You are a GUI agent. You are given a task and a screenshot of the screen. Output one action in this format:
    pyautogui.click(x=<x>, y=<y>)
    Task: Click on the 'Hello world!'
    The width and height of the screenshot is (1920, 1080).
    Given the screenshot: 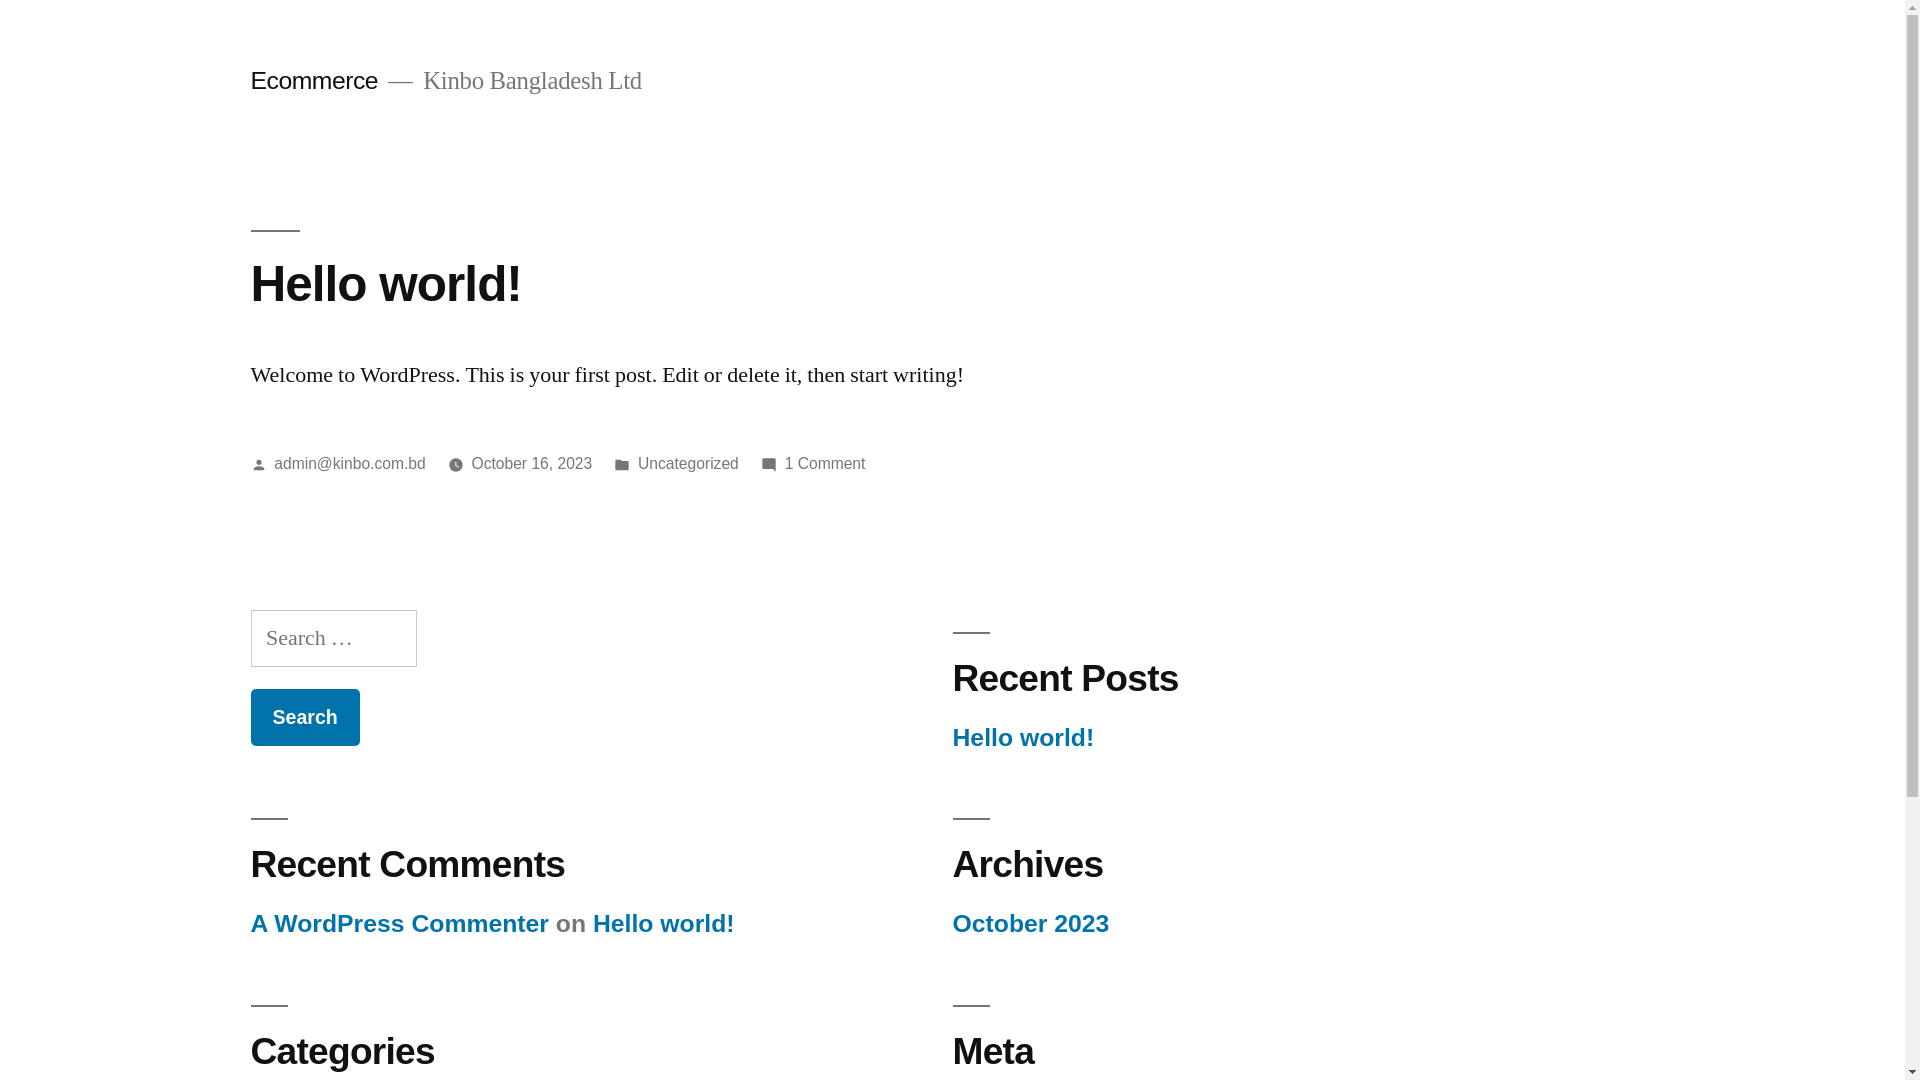 What is the action you would take?
    pyautogui.click(x=385, y=283)
    